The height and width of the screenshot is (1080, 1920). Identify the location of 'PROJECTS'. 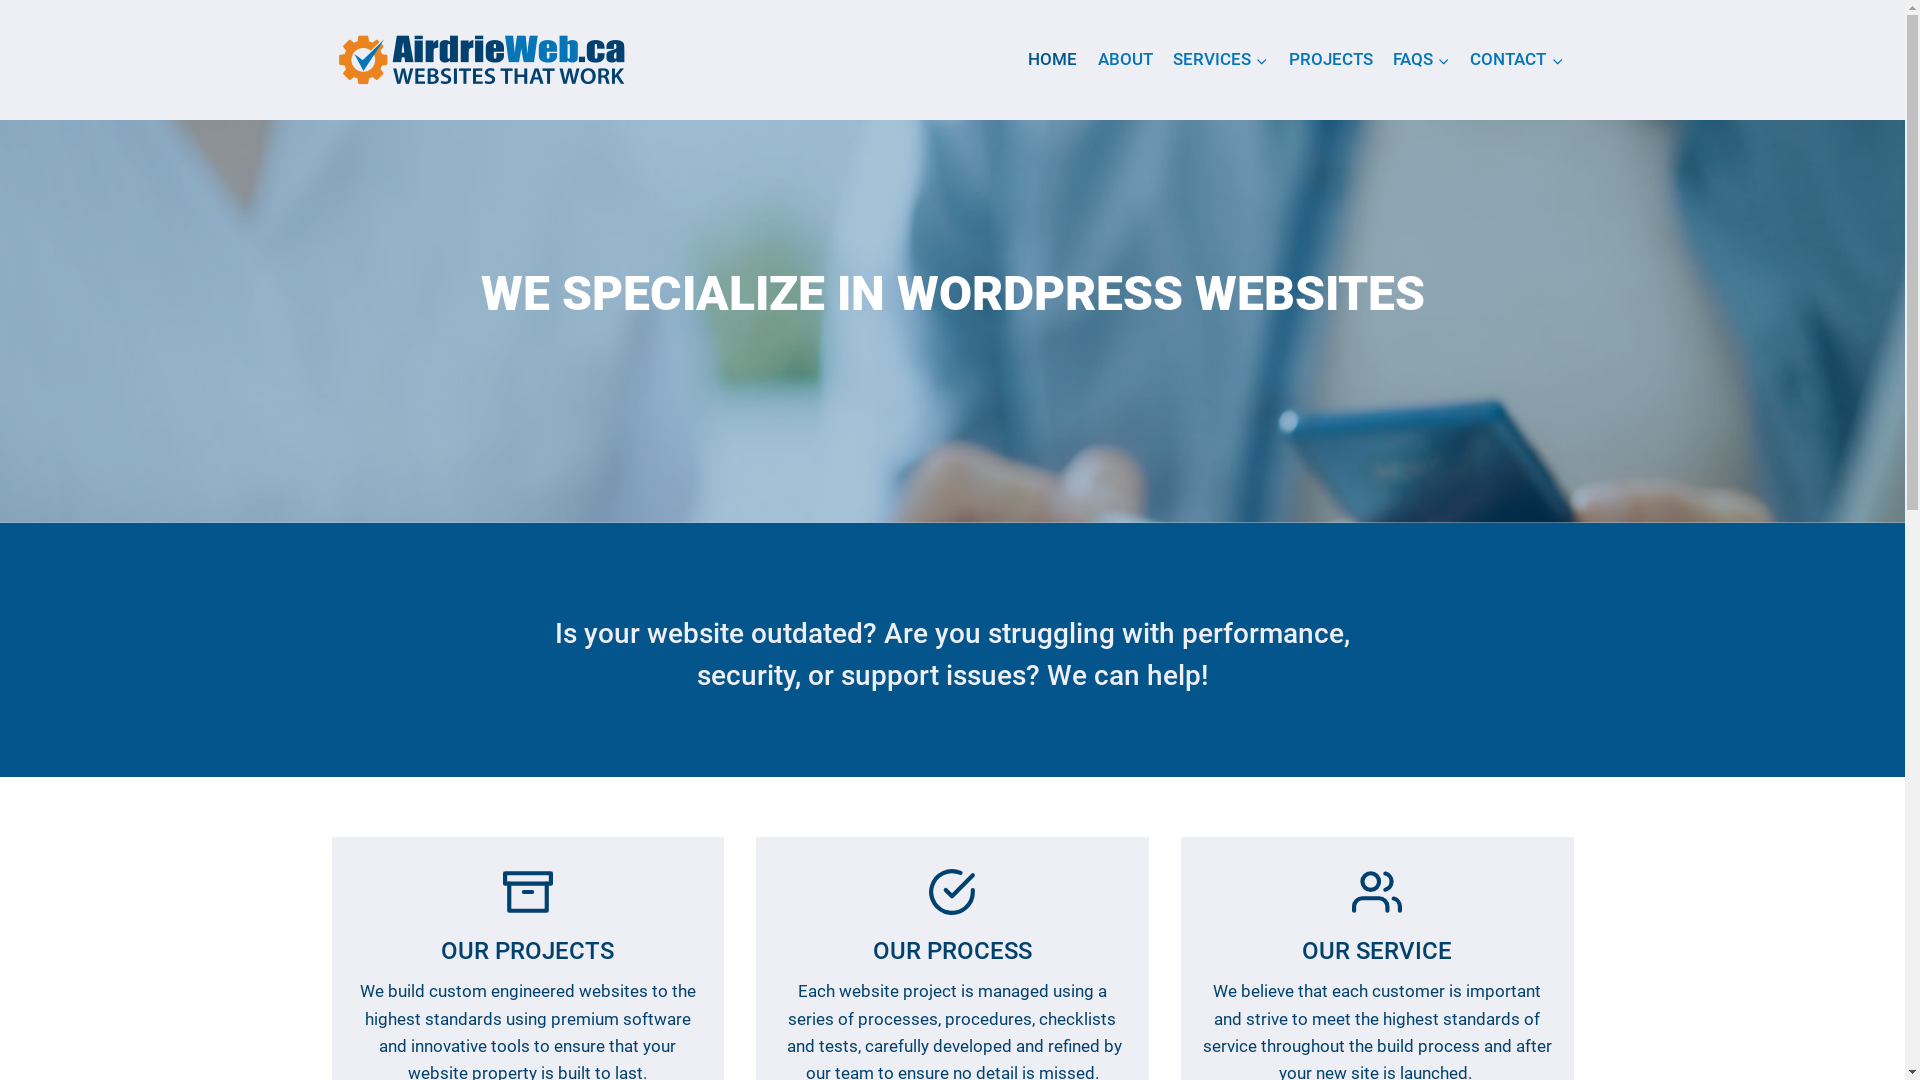
(1276, 59).